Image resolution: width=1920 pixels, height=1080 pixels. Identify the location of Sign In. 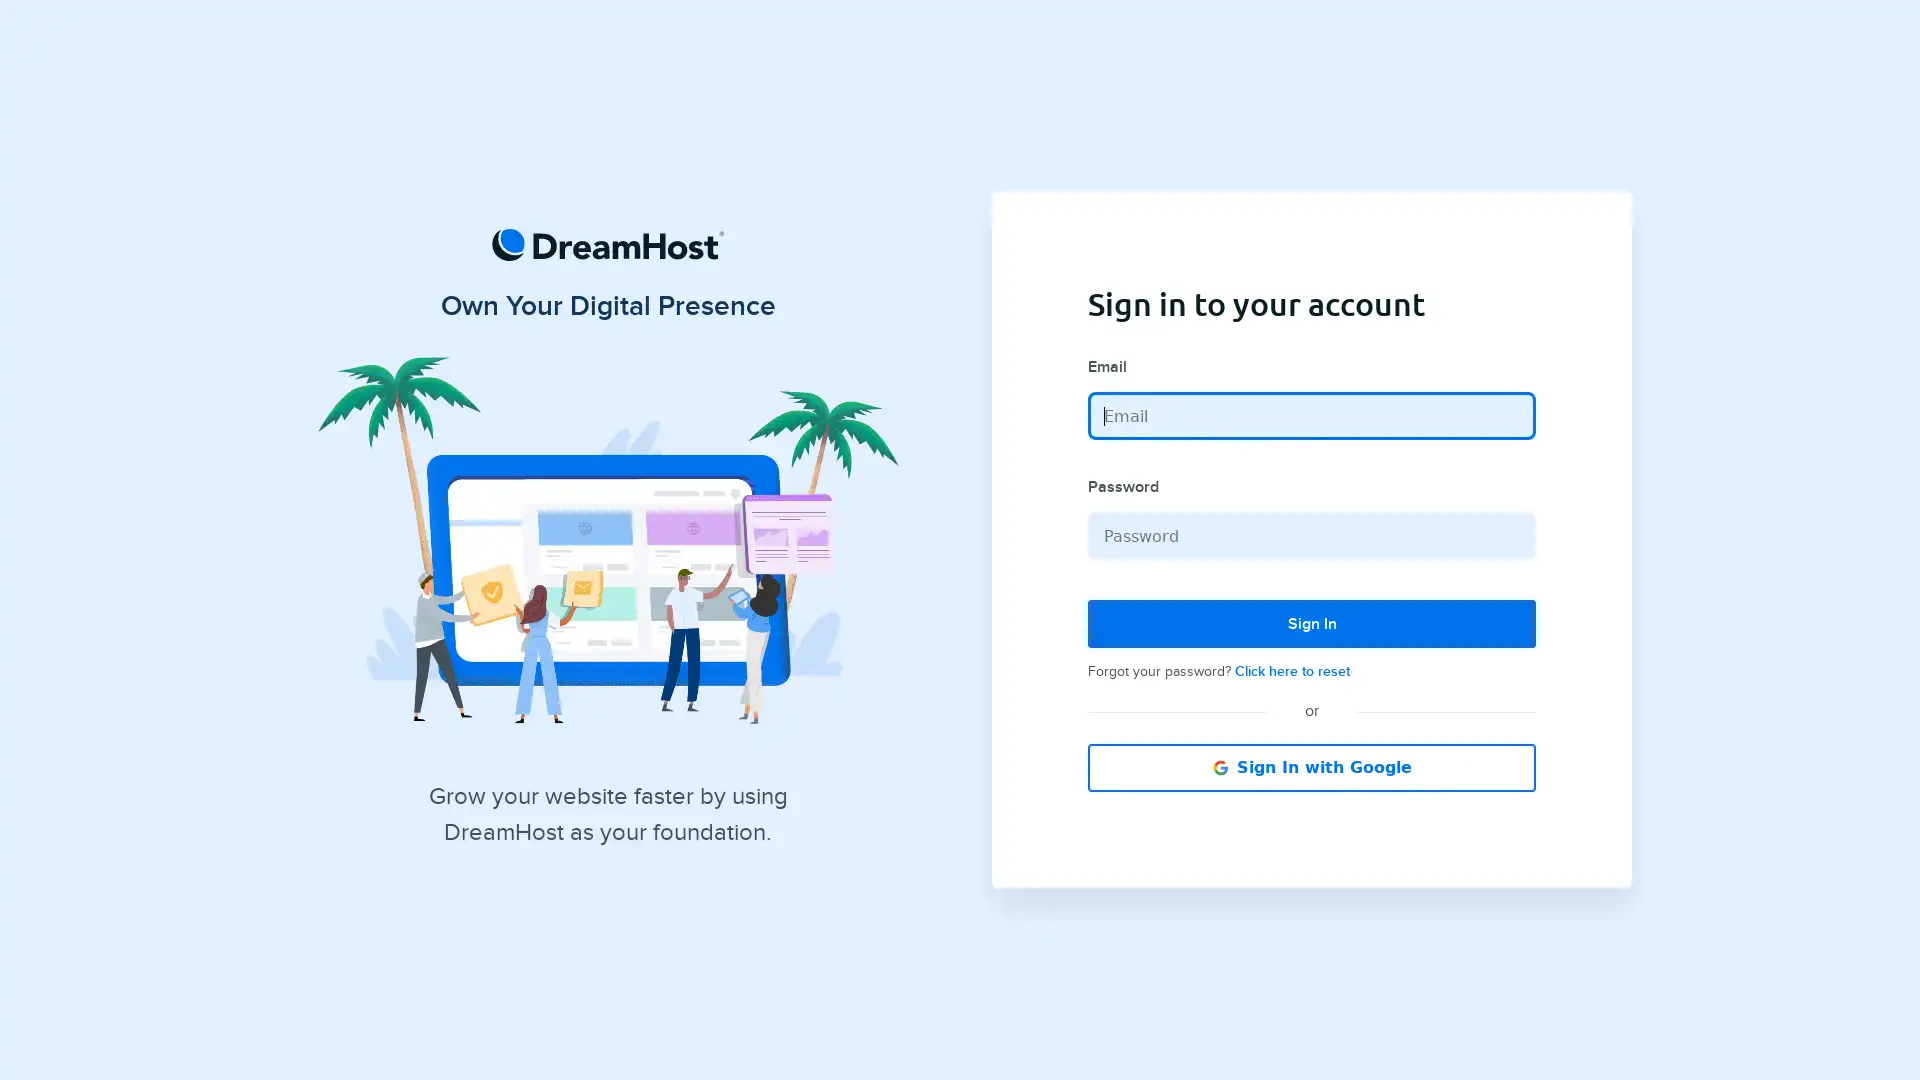
(1311, 623).